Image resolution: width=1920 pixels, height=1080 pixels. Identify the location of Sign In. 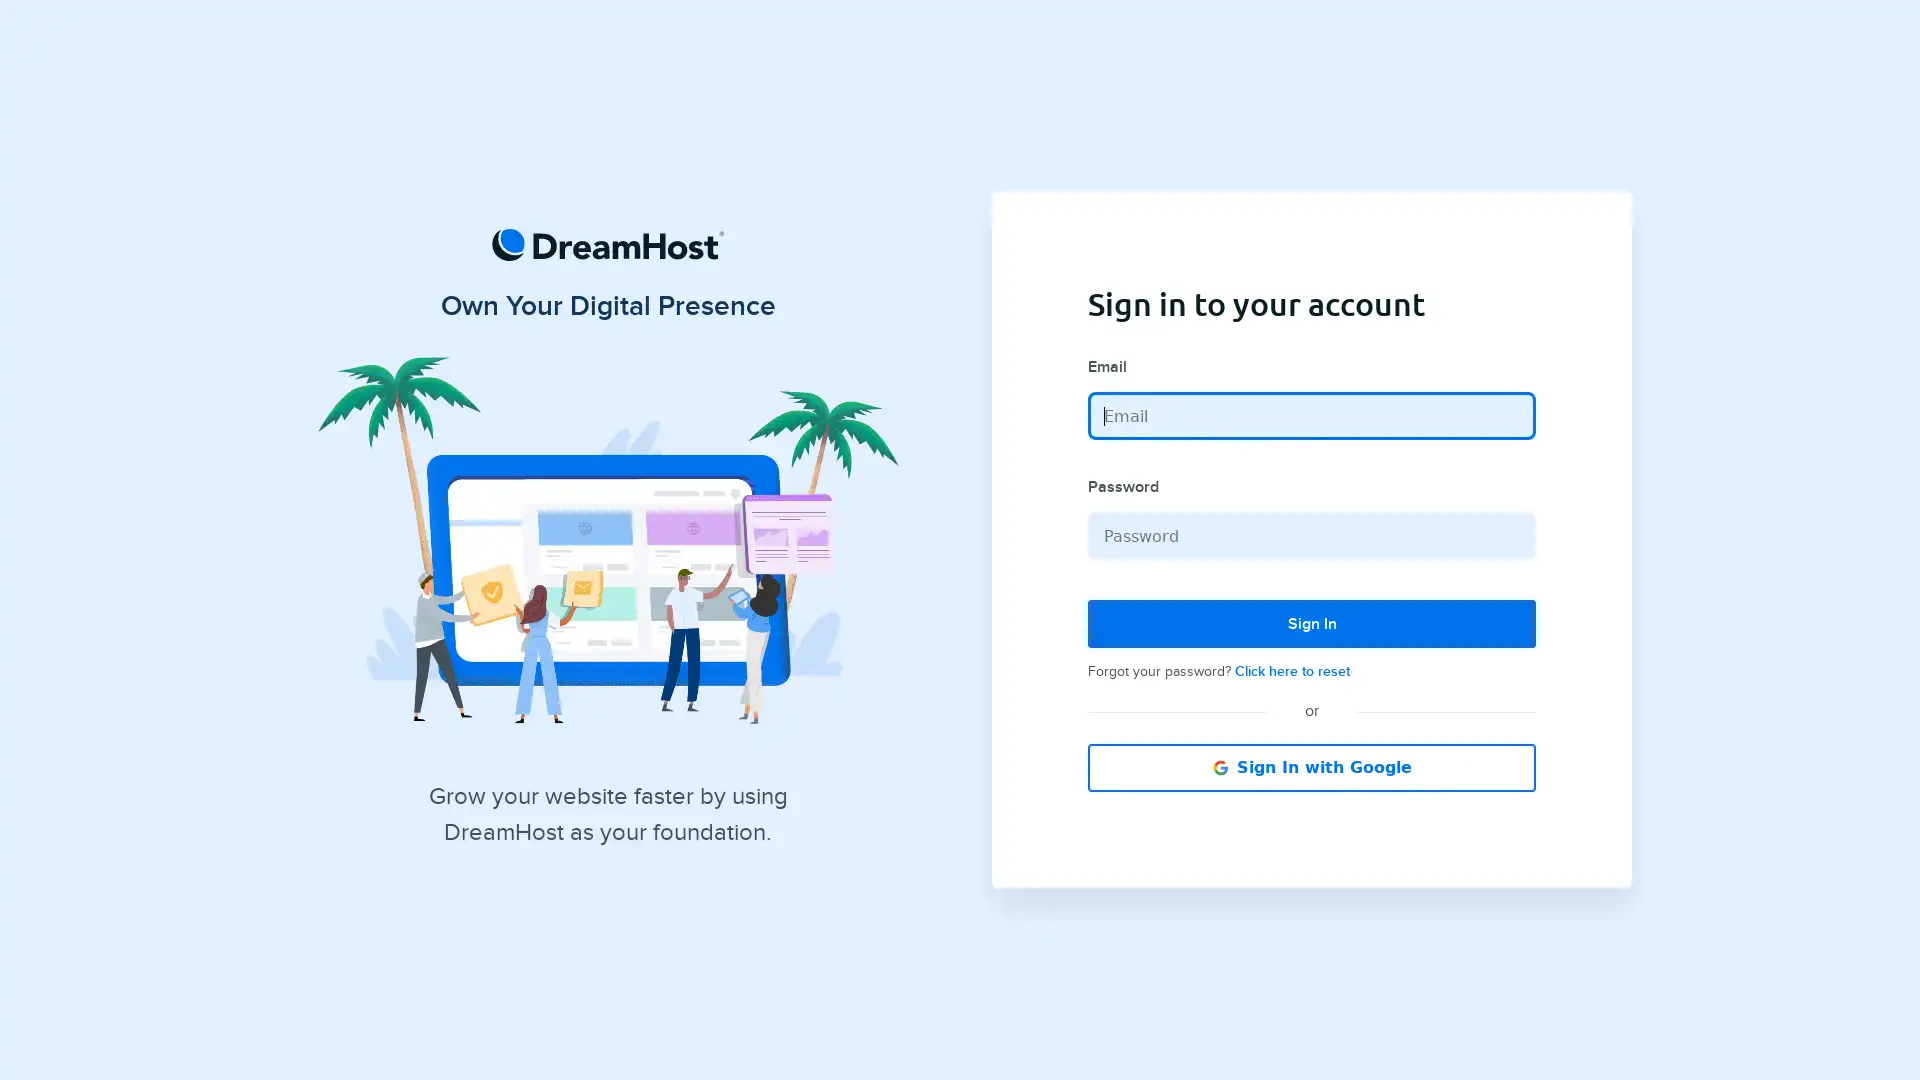
(1311, 623).